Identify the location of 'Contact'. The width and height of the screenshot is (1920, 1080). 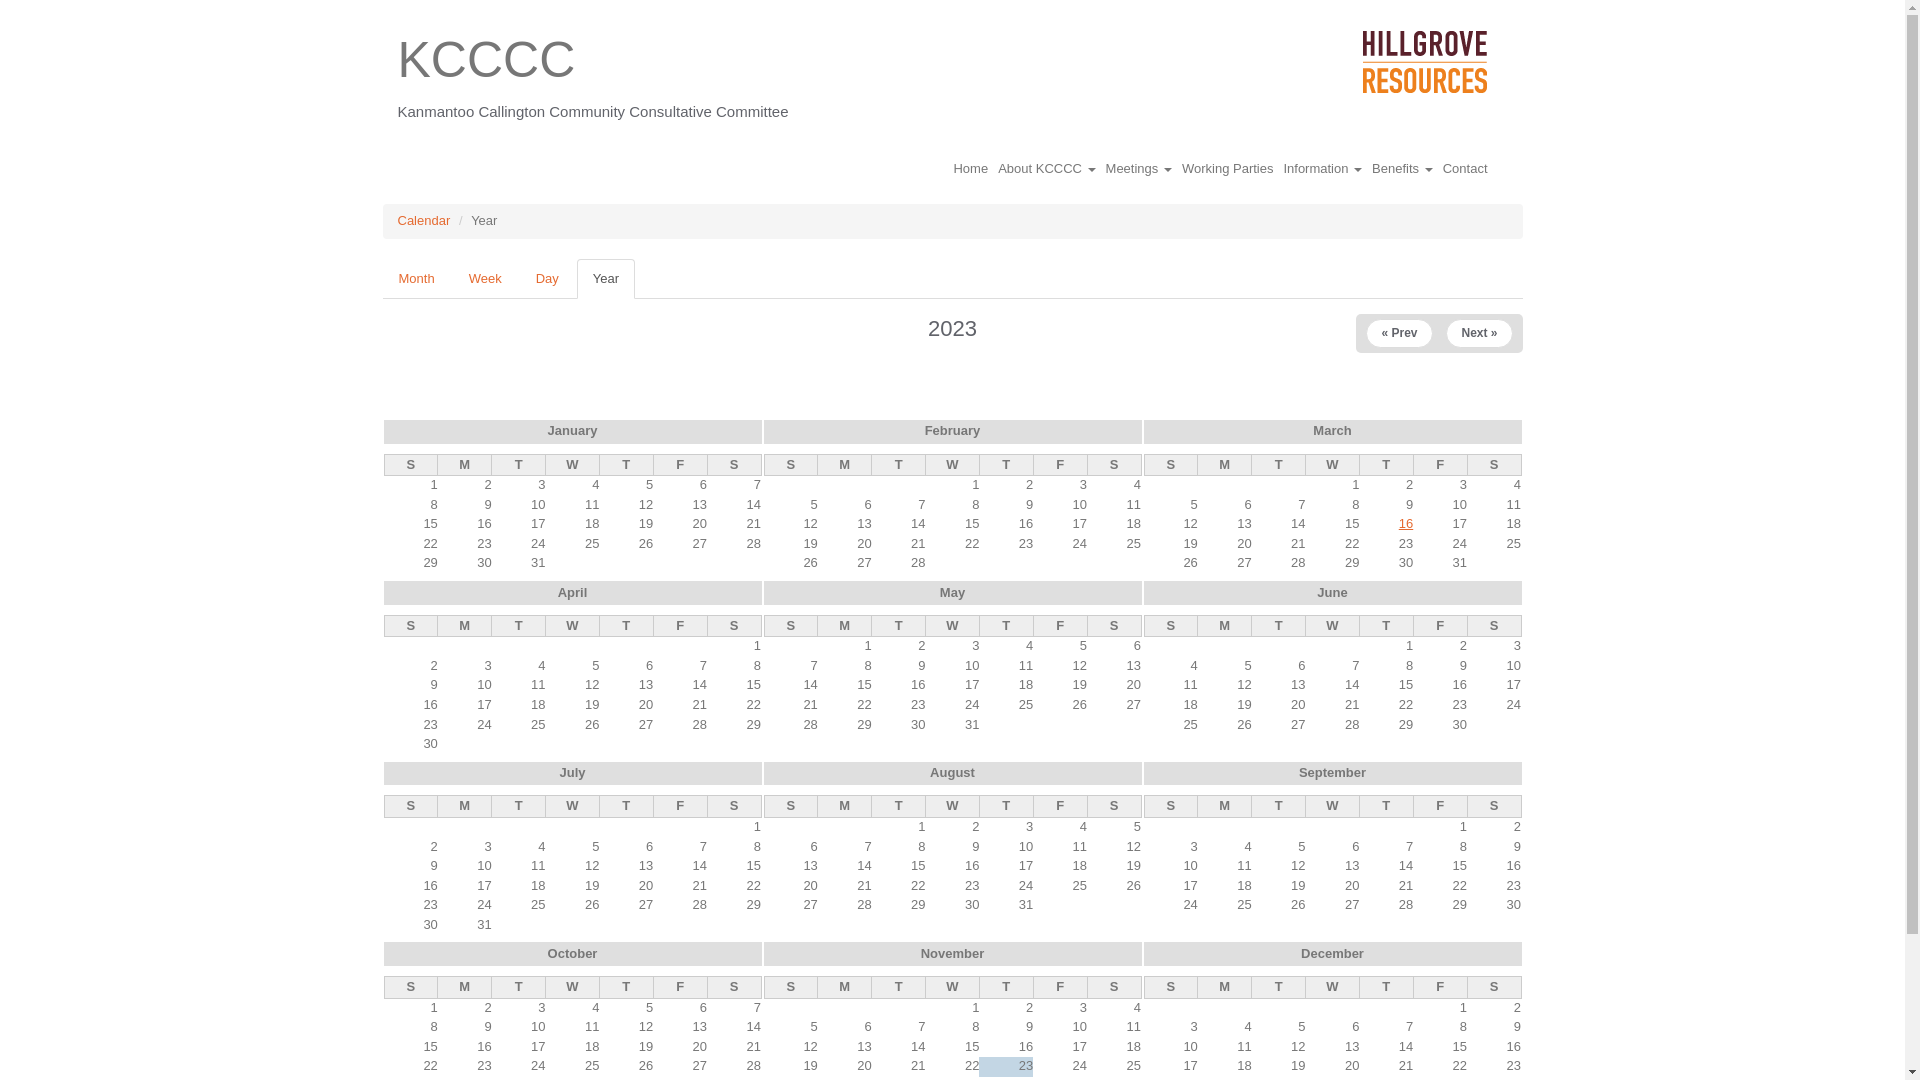
(1465, 168).